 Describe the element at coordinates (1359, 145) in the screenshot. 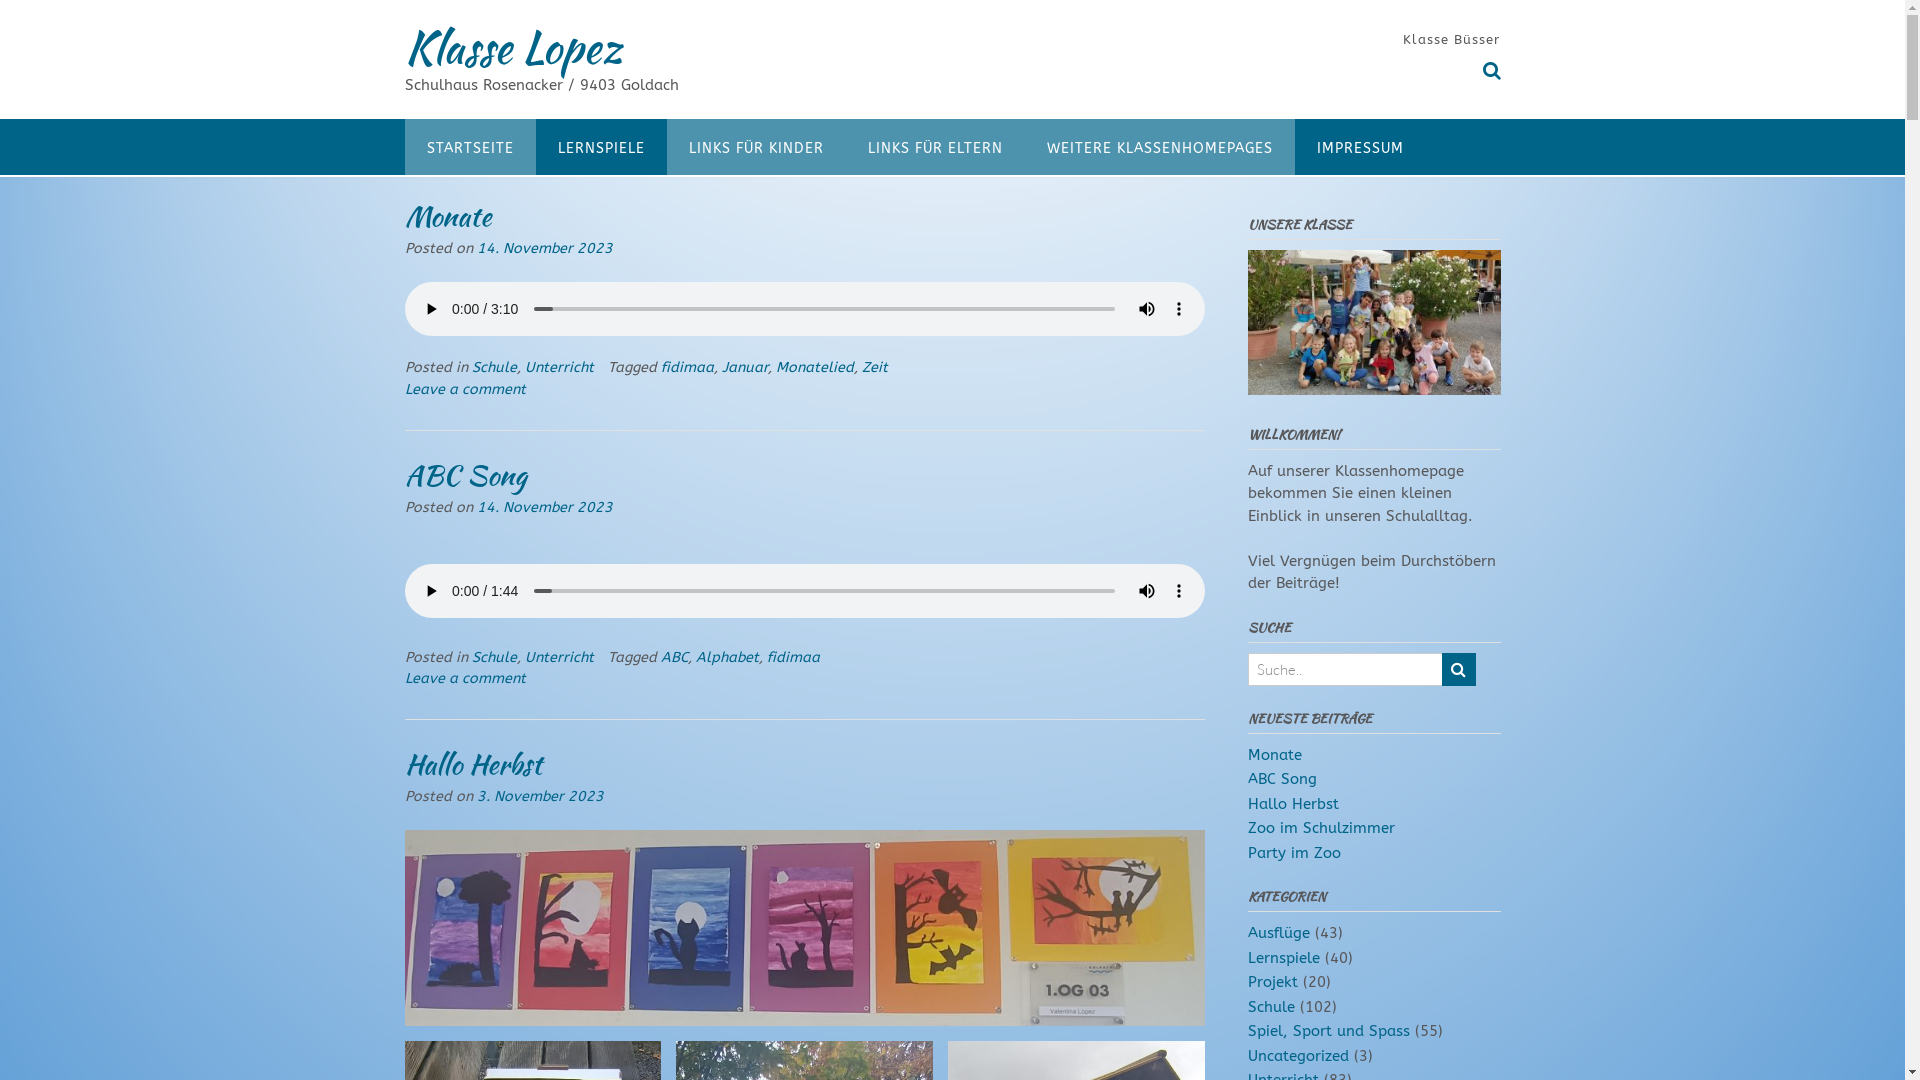

I see `'IMPRESSUM'` at that location.